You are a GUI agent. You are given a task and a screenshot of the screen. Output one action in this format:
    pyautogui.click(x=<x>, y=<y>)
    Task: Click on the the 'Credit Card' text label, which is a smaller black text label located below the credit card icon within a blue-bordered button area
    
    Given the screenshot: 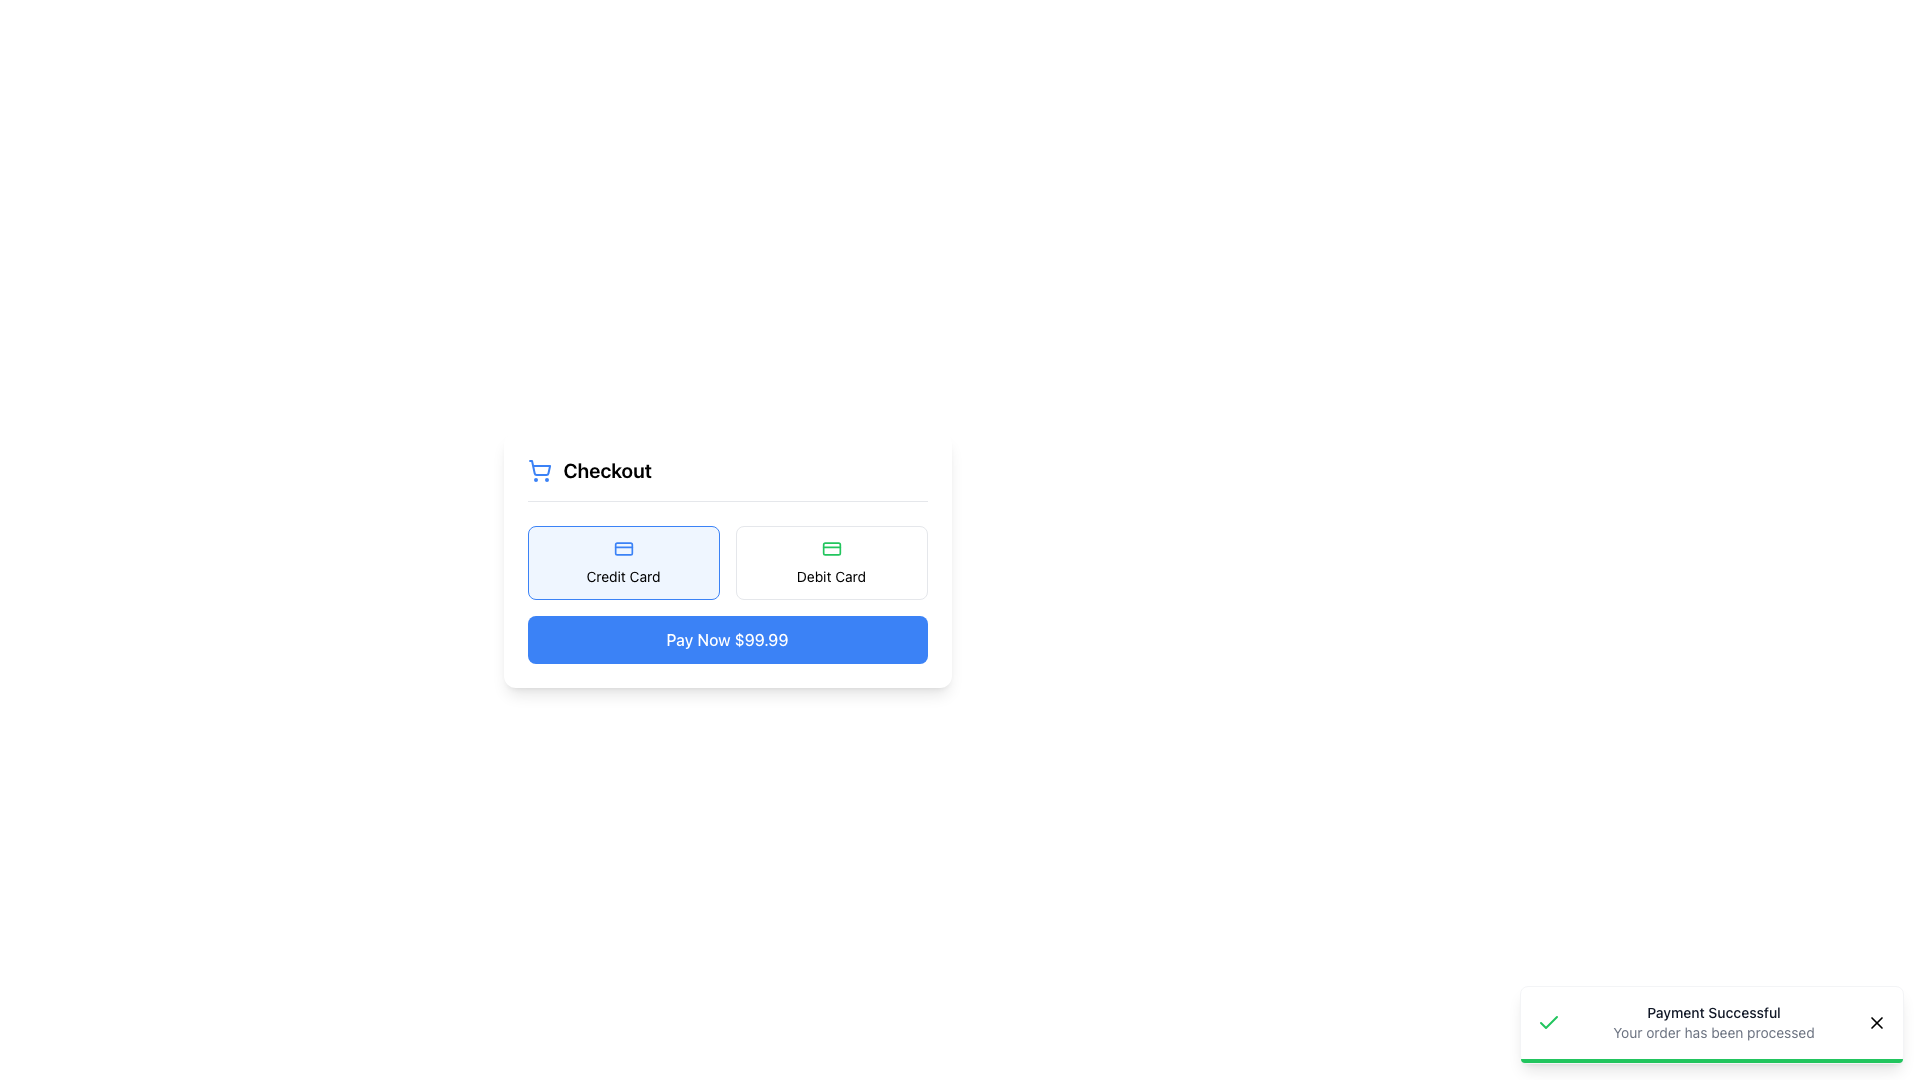 What is the action you would take?
    pyautogui.click(x=622, y=577)
    